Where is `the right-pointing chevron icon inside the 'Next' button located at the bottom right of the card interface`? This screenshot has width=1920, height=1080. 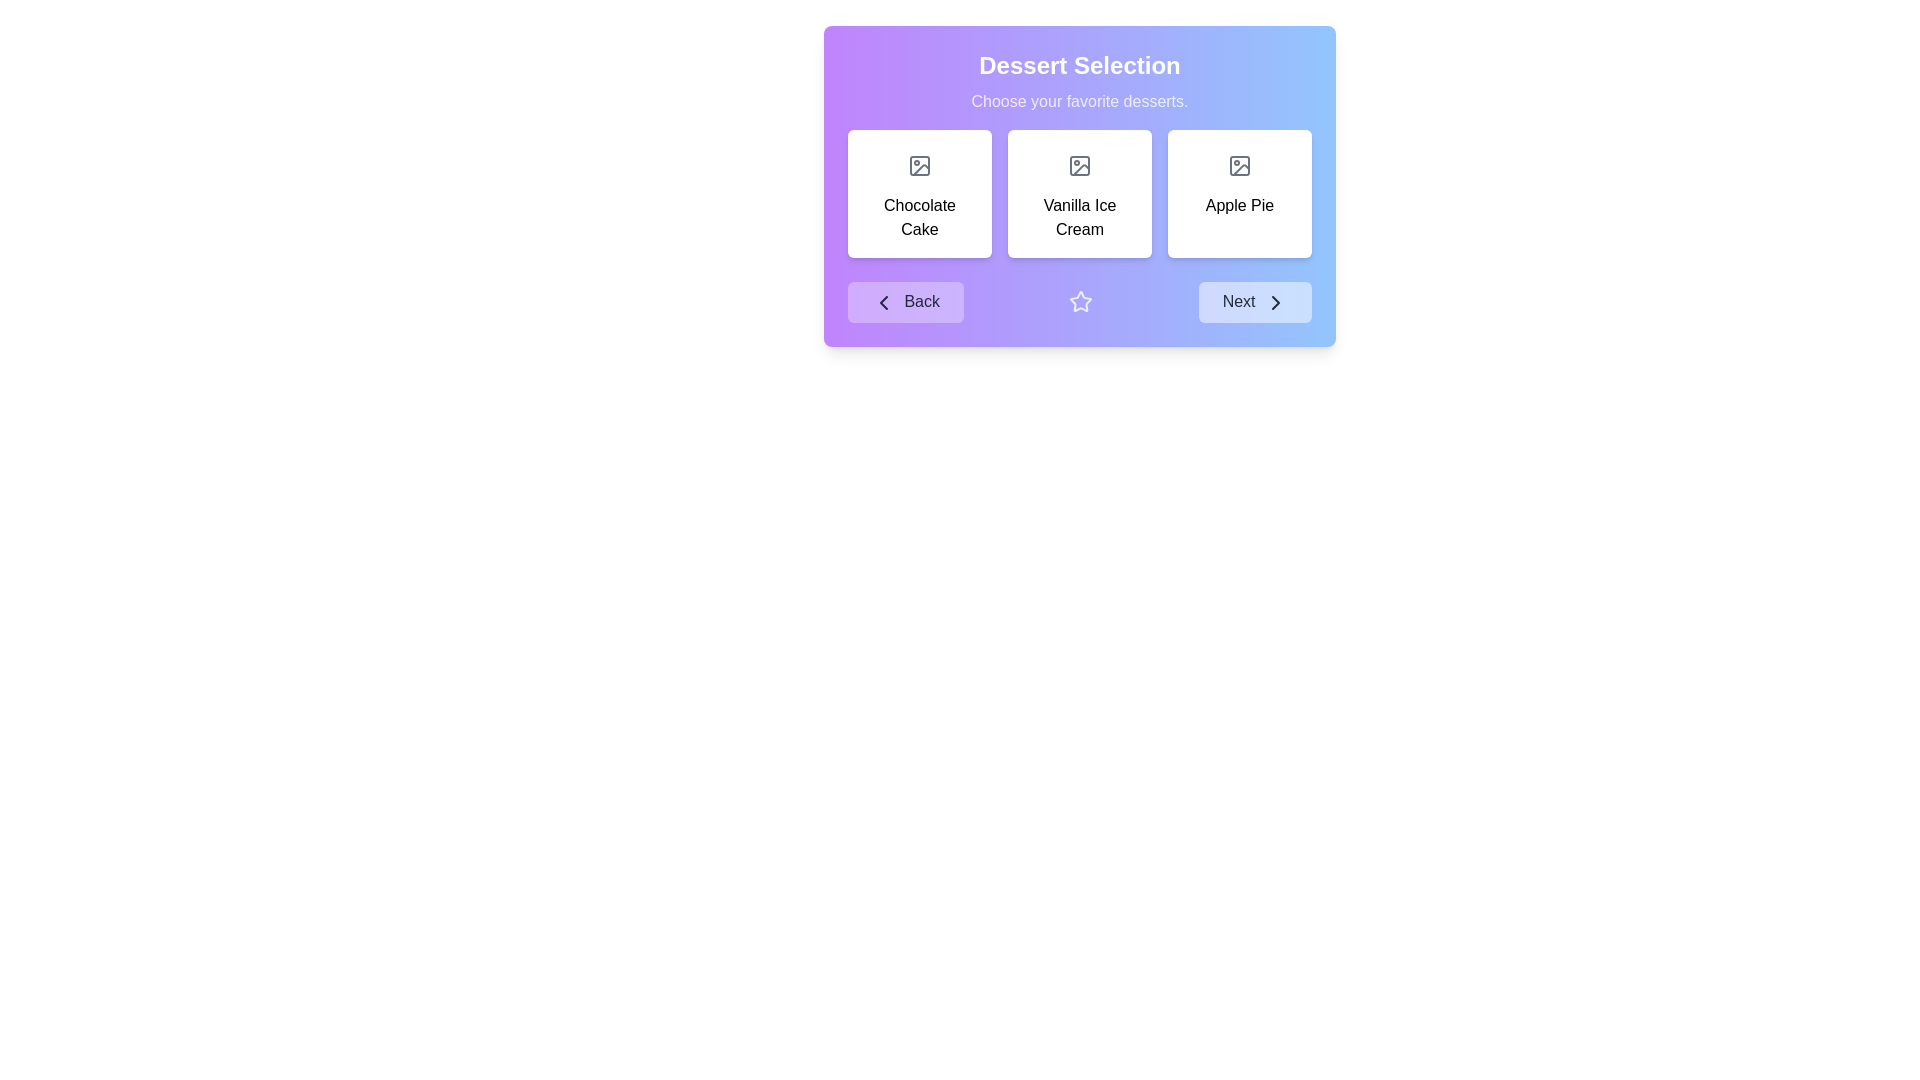
the right-pointing chevron icon inside the 'Next' button located at the bottom right of the card interface is located at coordinates (1275, 302).